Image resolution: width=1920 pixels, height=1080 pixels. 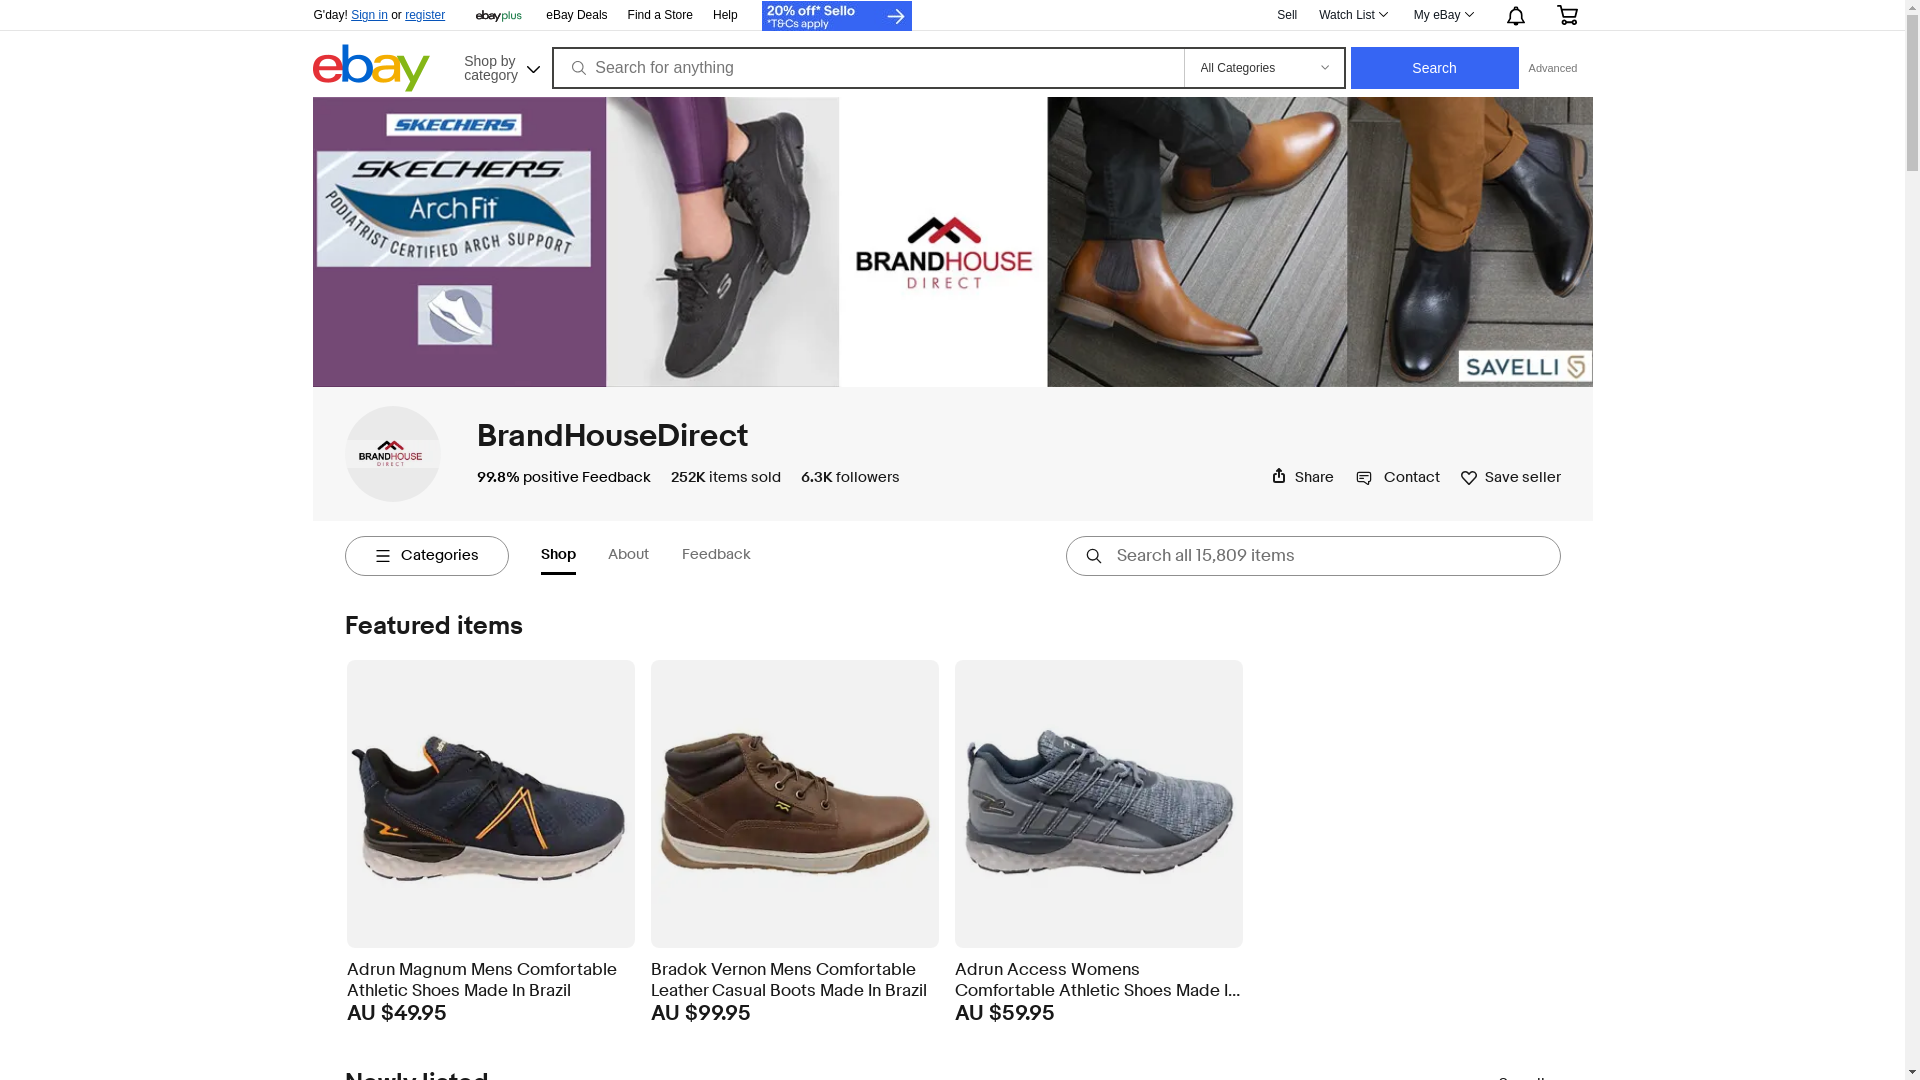 I want to click on 'eBay Deals', so click(x=546, y=15).